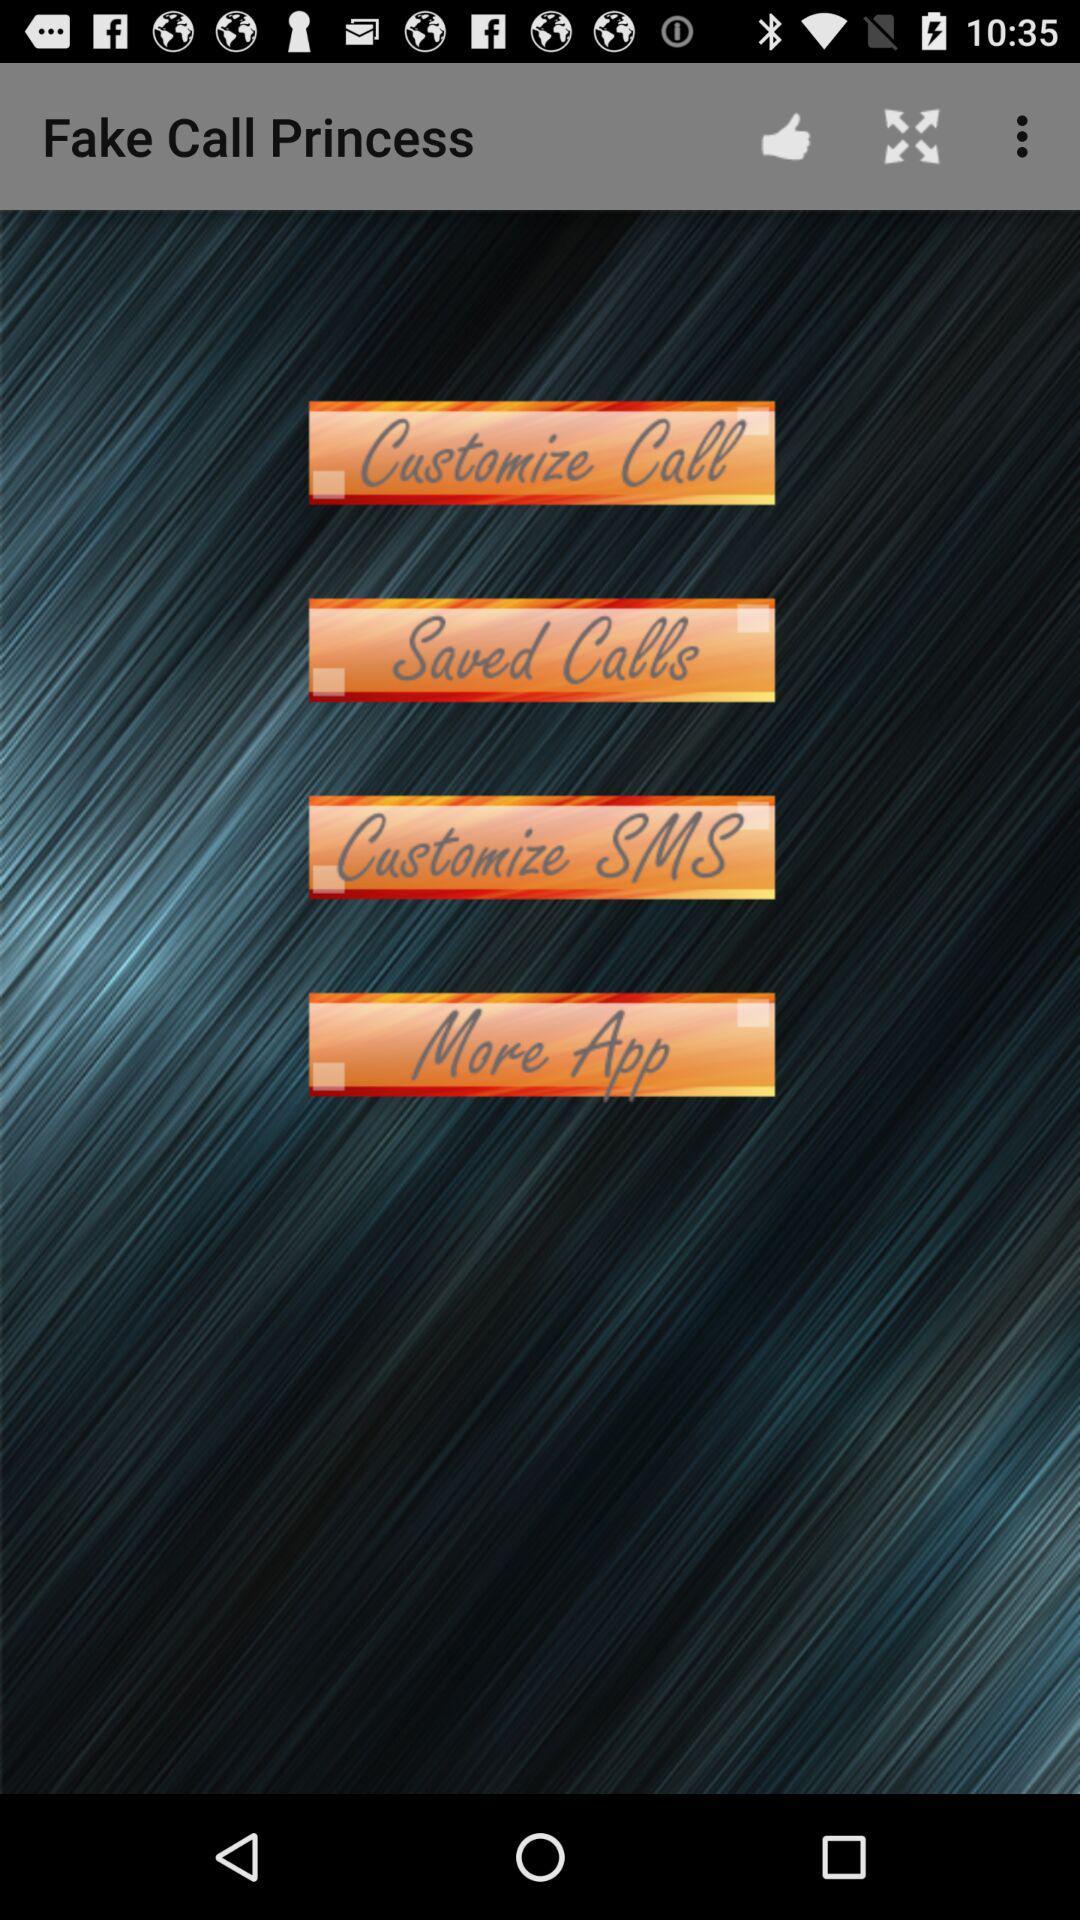  What do you see at coordinates (540, 1043) in the screenshot?
I see `open the more application` at bounding box center [540, 1043].